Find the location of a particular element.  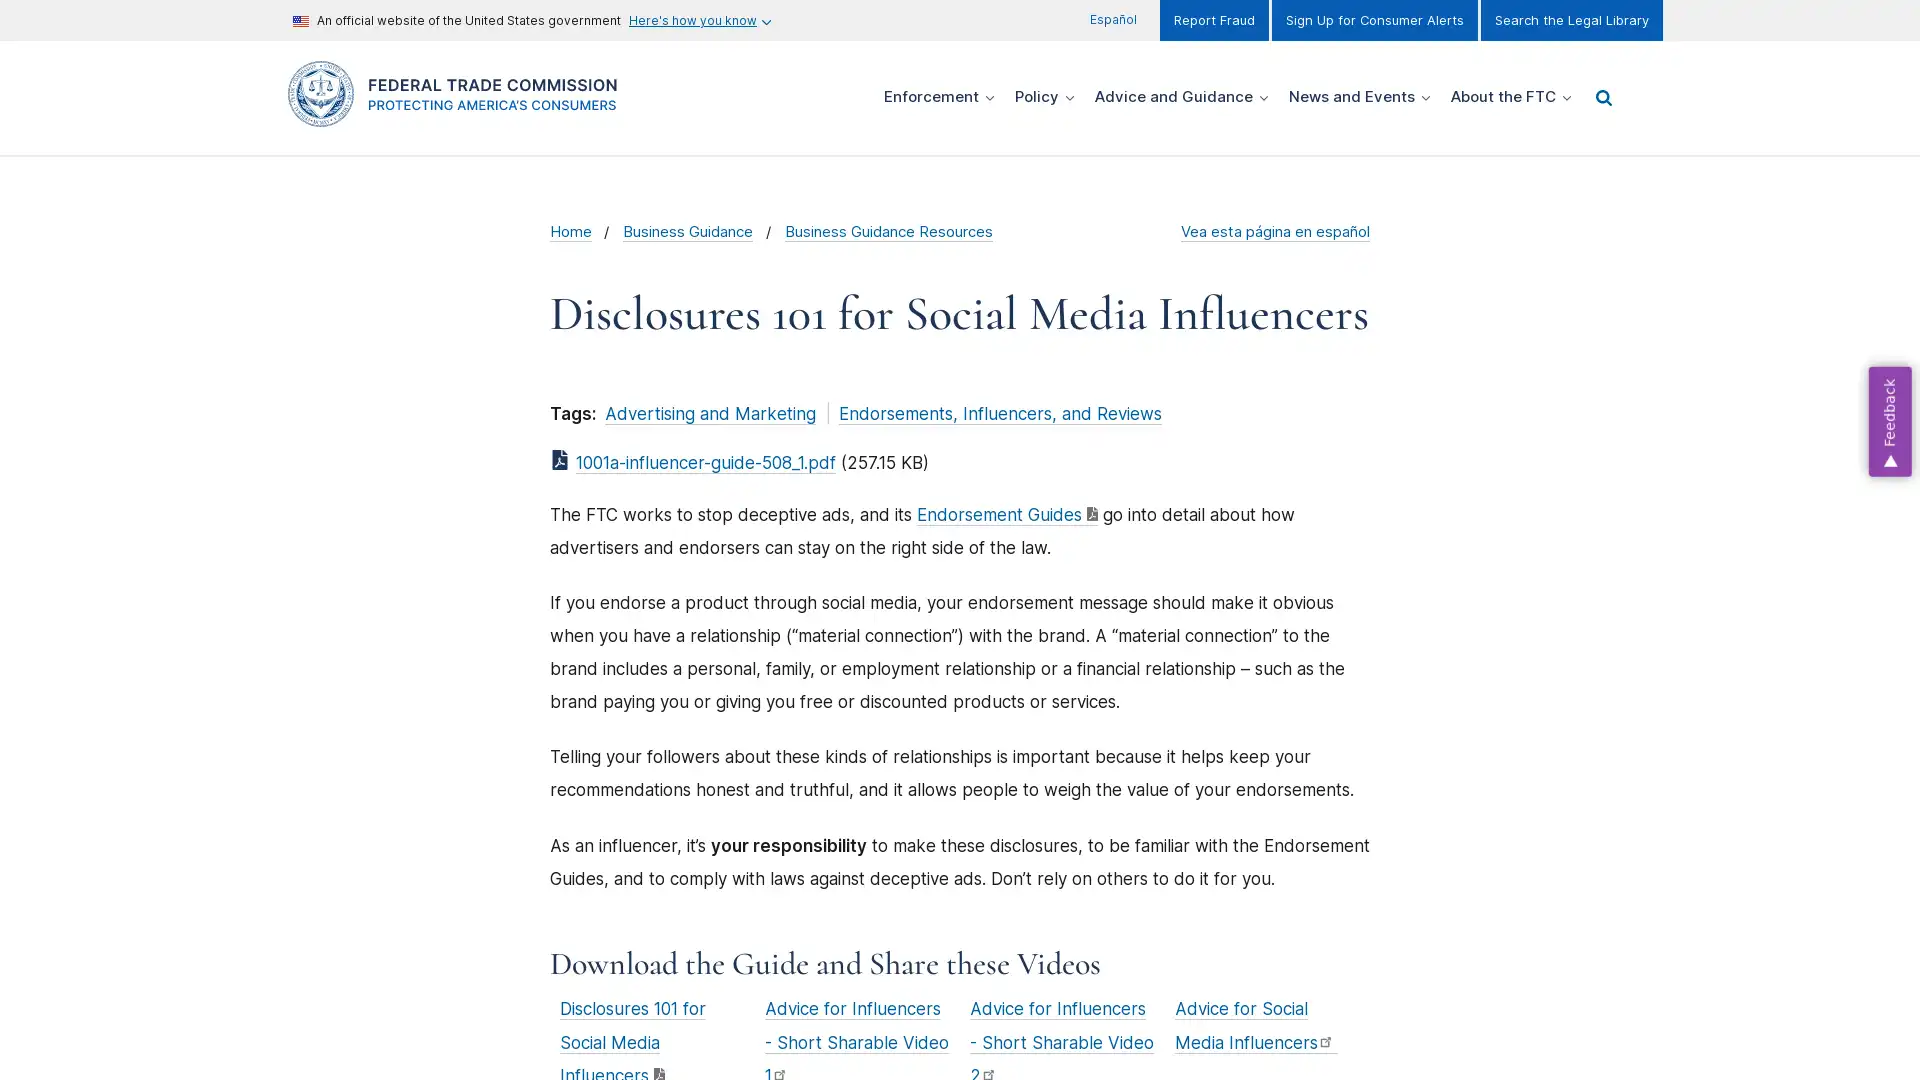

Feedback, opens dialog is located at coordinates (1888, 419).